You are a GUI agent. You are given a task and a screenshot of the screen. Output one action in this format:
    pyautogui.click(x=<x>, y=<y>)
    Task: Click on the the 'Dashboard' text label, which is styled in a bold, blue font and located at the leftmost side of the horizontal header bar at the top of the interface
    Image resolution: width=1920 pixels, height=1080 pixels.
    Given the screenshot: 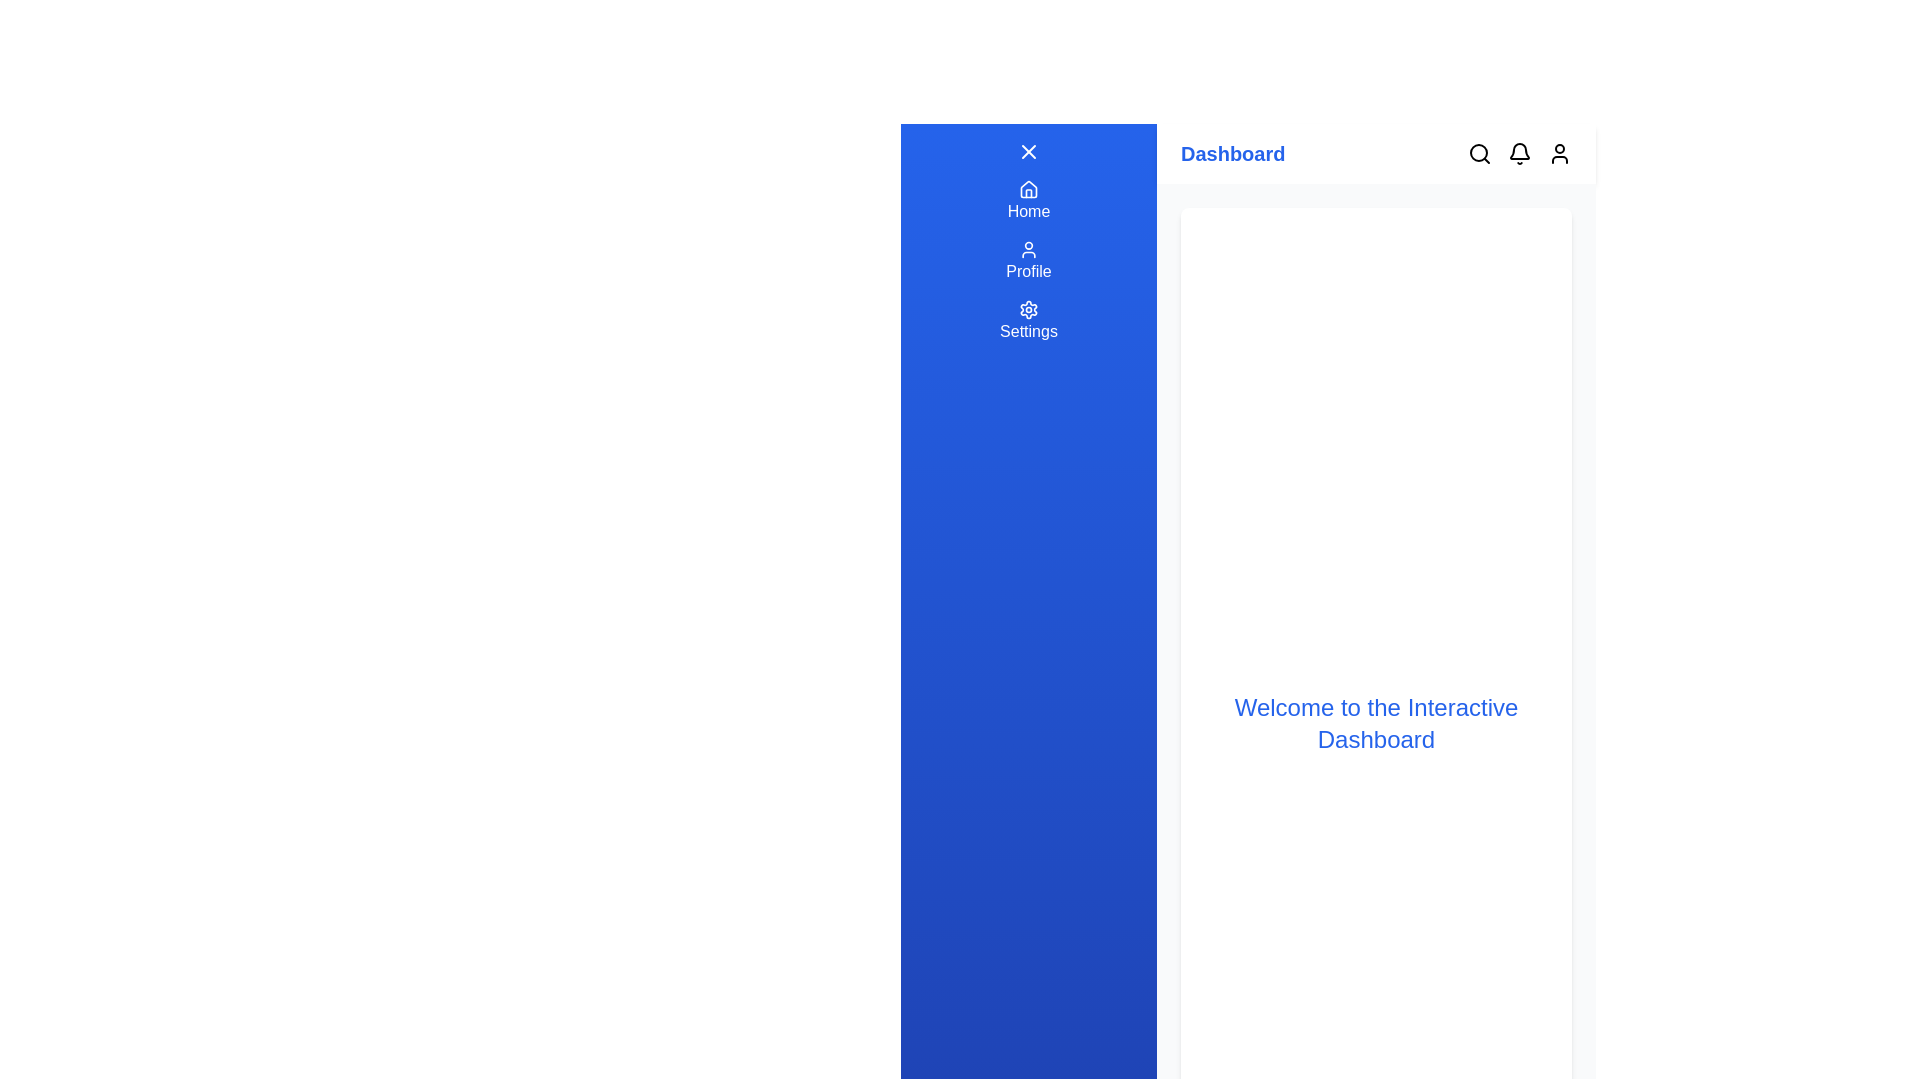 What is the action you would take?
    pyautogui.click(x=1232, y=153)
    